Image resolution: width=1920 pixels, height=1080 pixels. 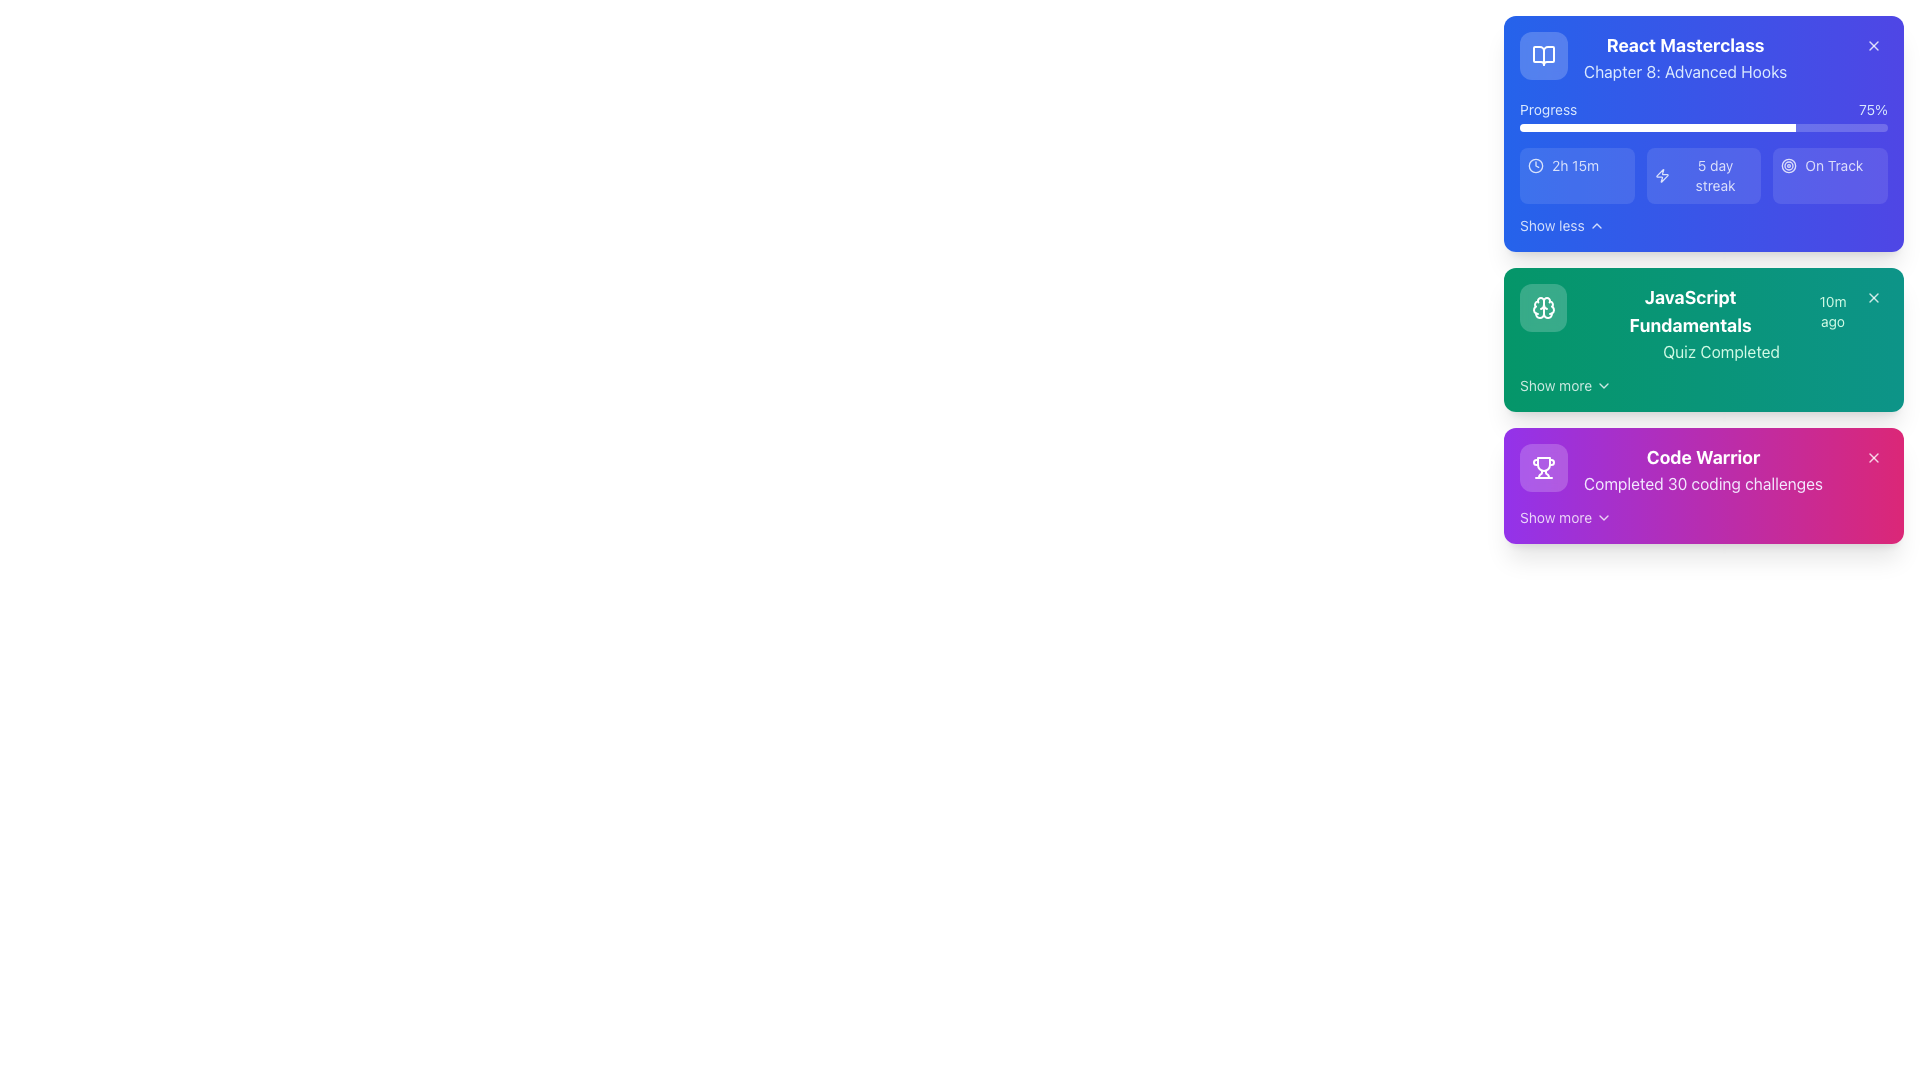 I want to click on the close button in the top-right corner of the green card labeled 'JavaScript Fundamentals', so click(x=1872, y=297).